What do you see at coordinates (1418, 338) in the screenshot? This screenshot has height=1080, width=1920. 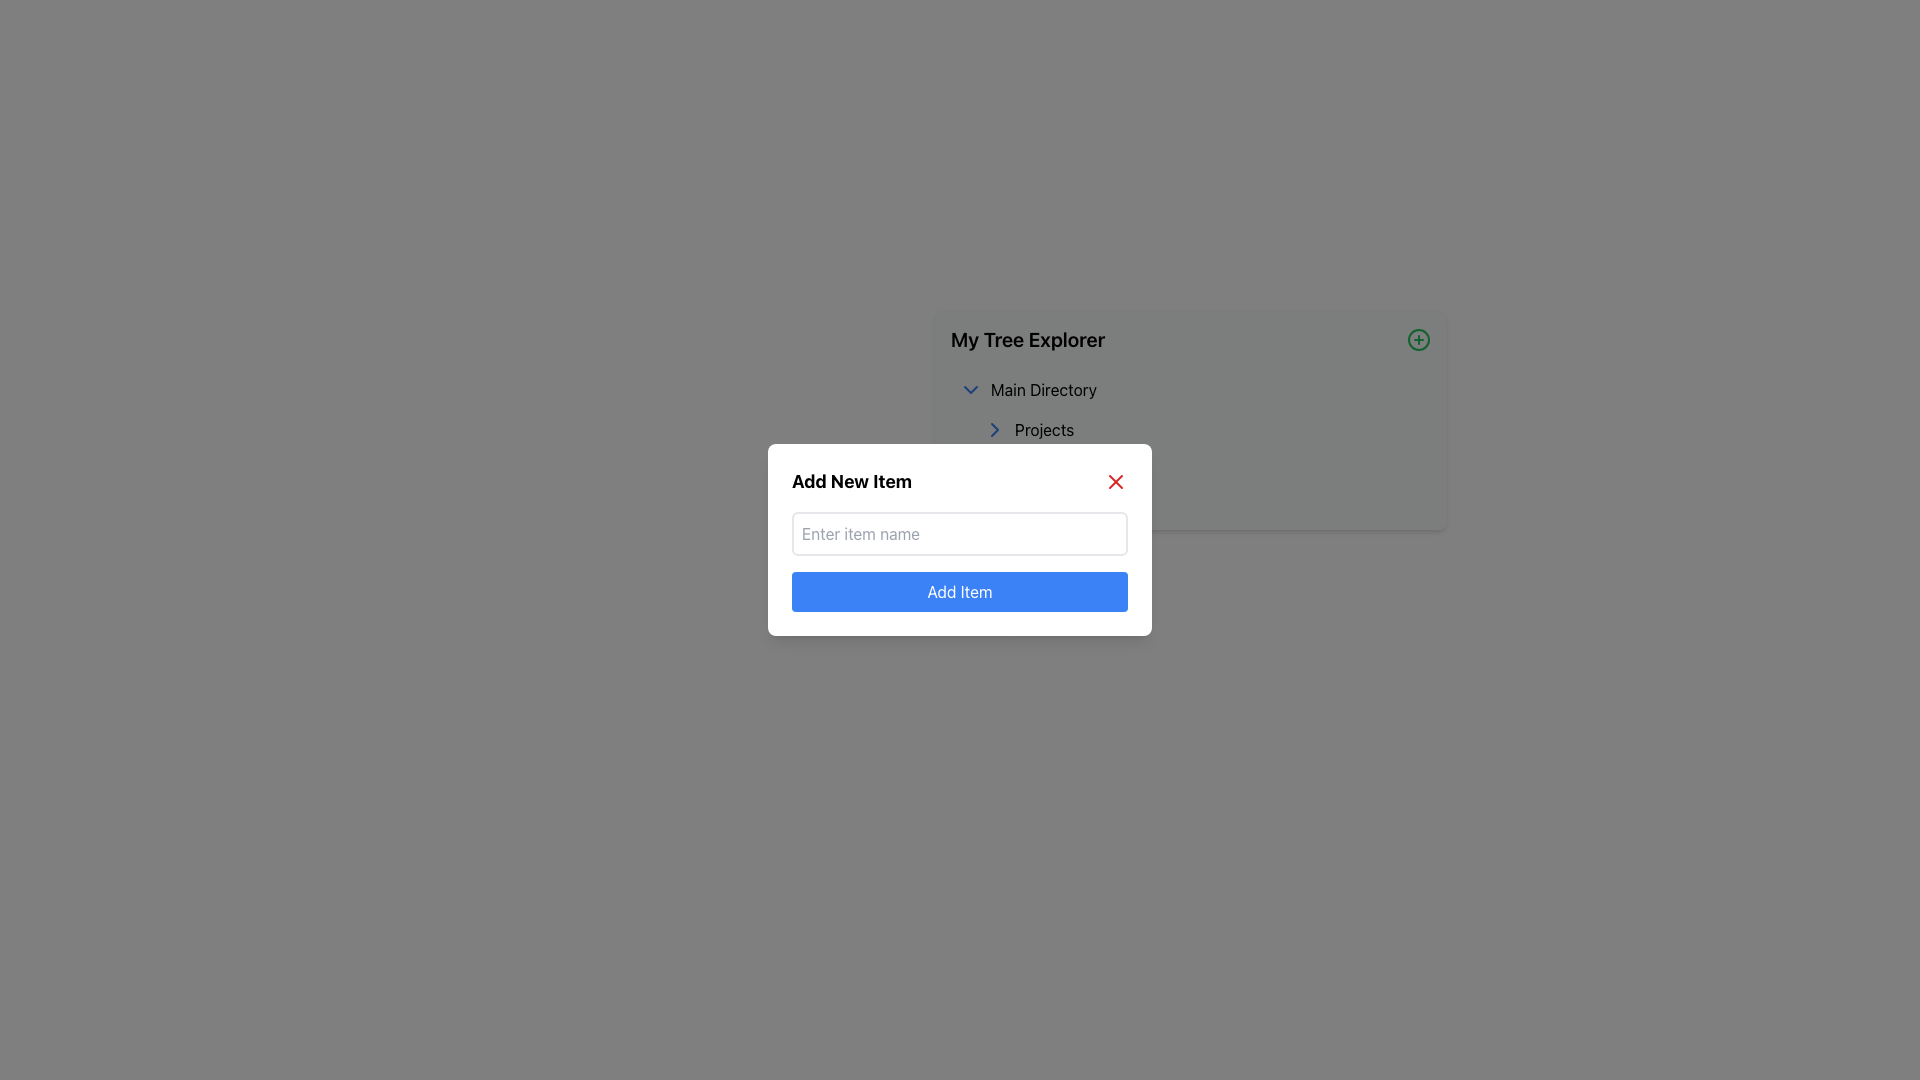 I see `the circular add button with a green stroke and plus sign located at the top-right corner of the 'My Tree Explorer' card` at bounding box center [1418, 338].